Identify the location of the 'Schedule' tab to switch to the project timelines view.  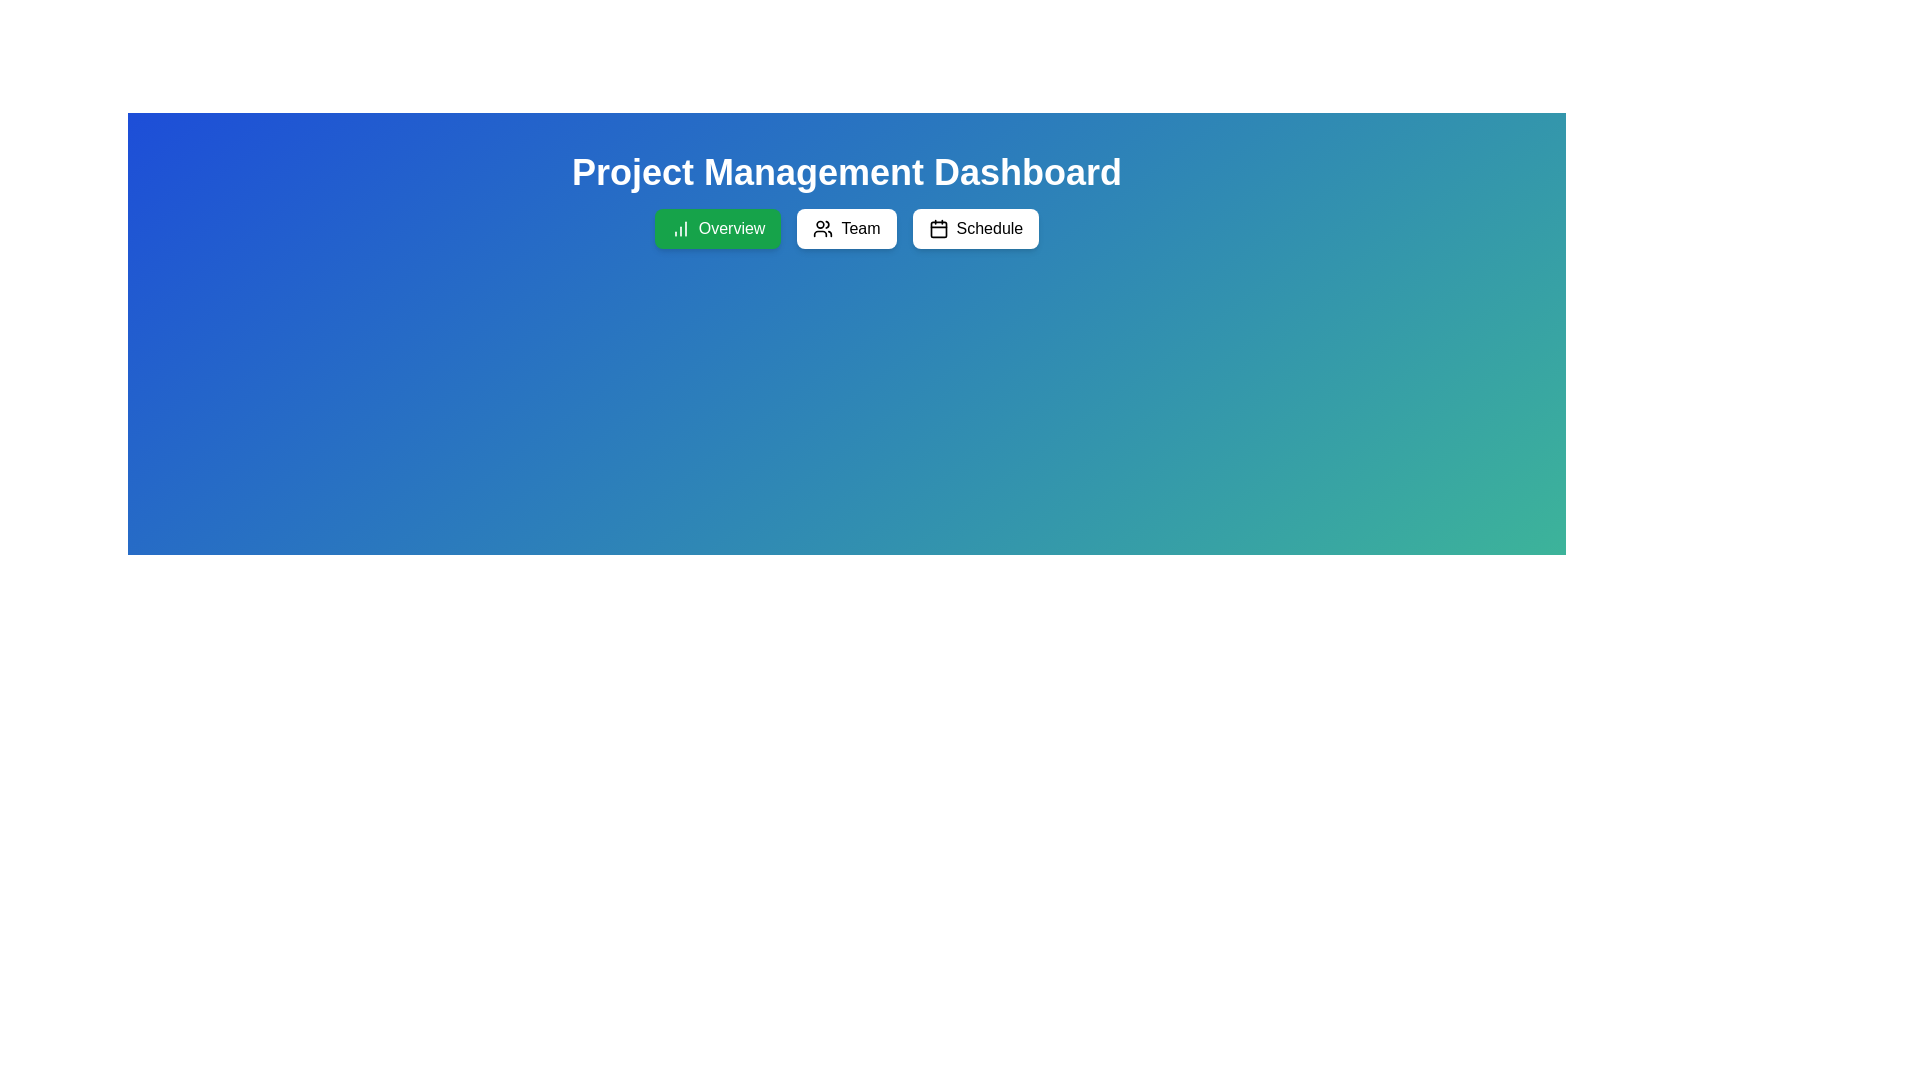
(975, 227).